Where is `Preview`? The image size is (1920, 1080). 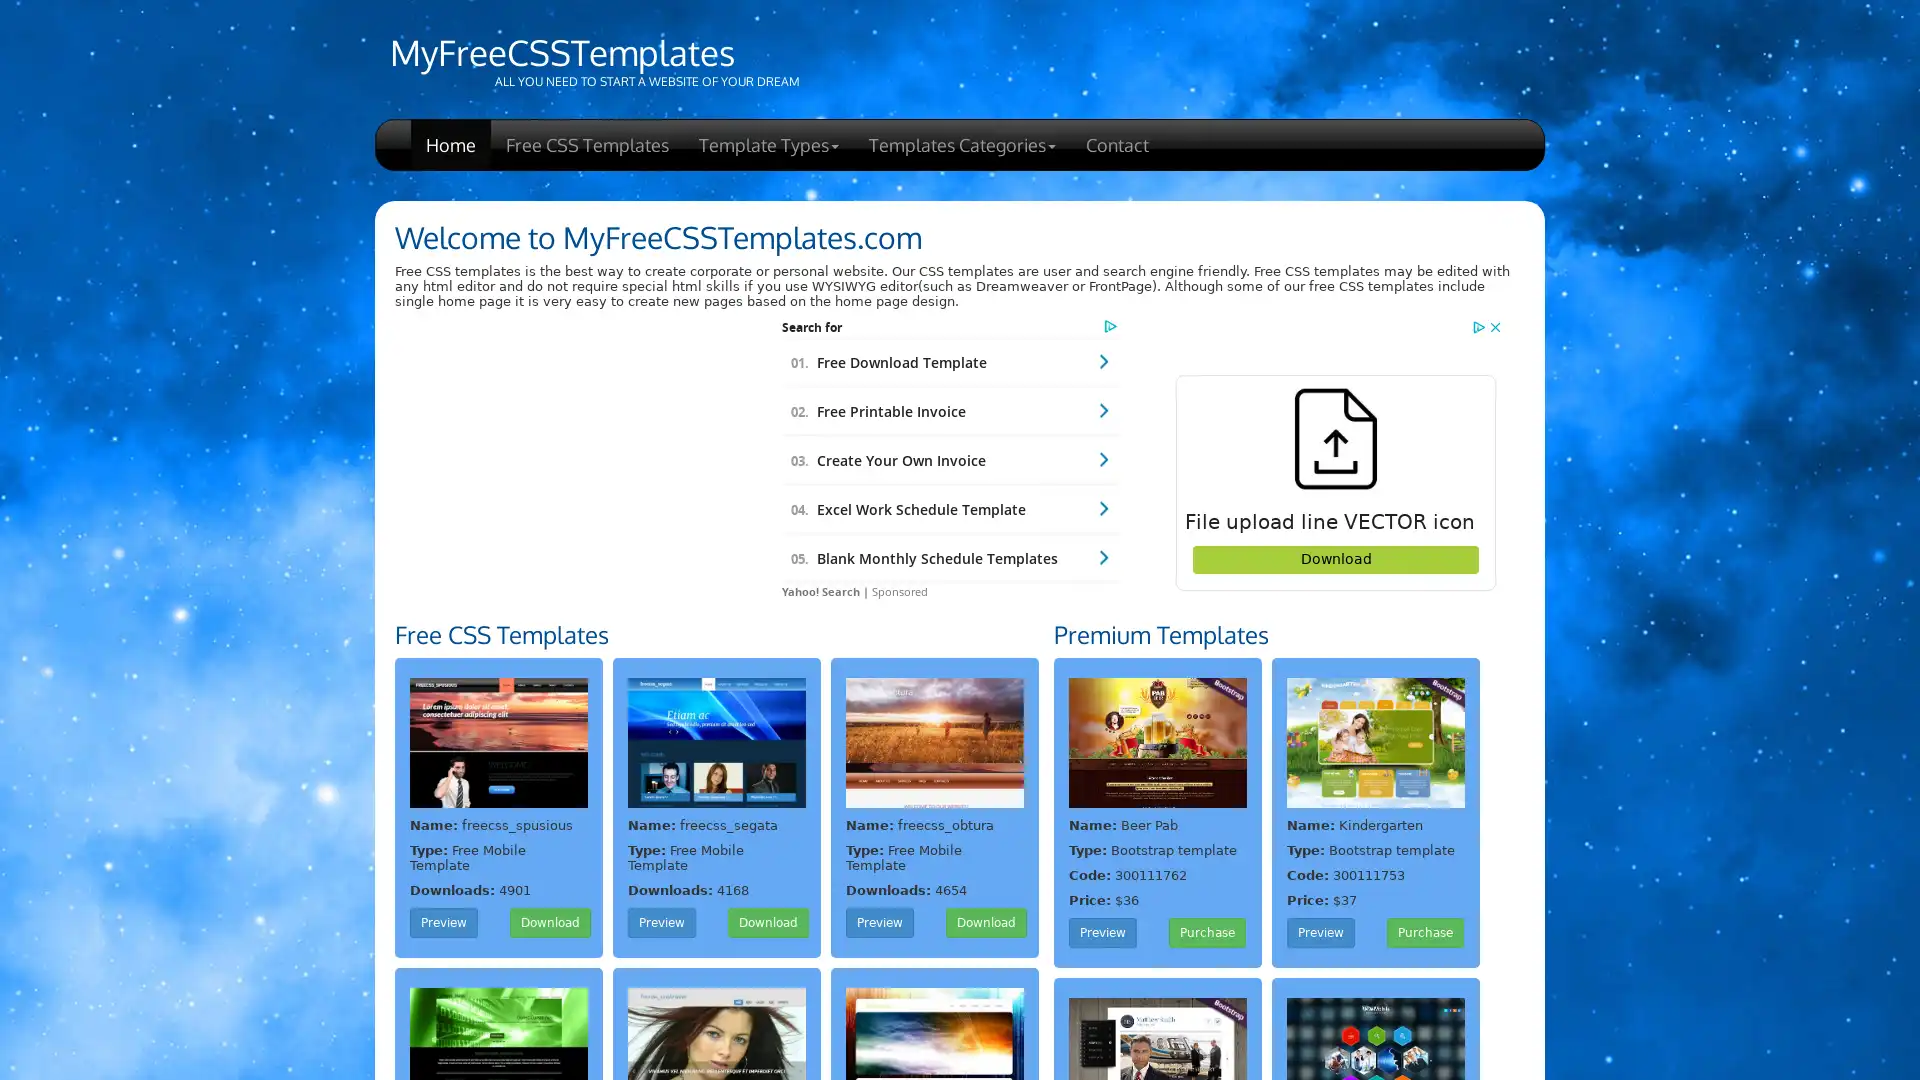
Preview is located at coordinates (879, 922).